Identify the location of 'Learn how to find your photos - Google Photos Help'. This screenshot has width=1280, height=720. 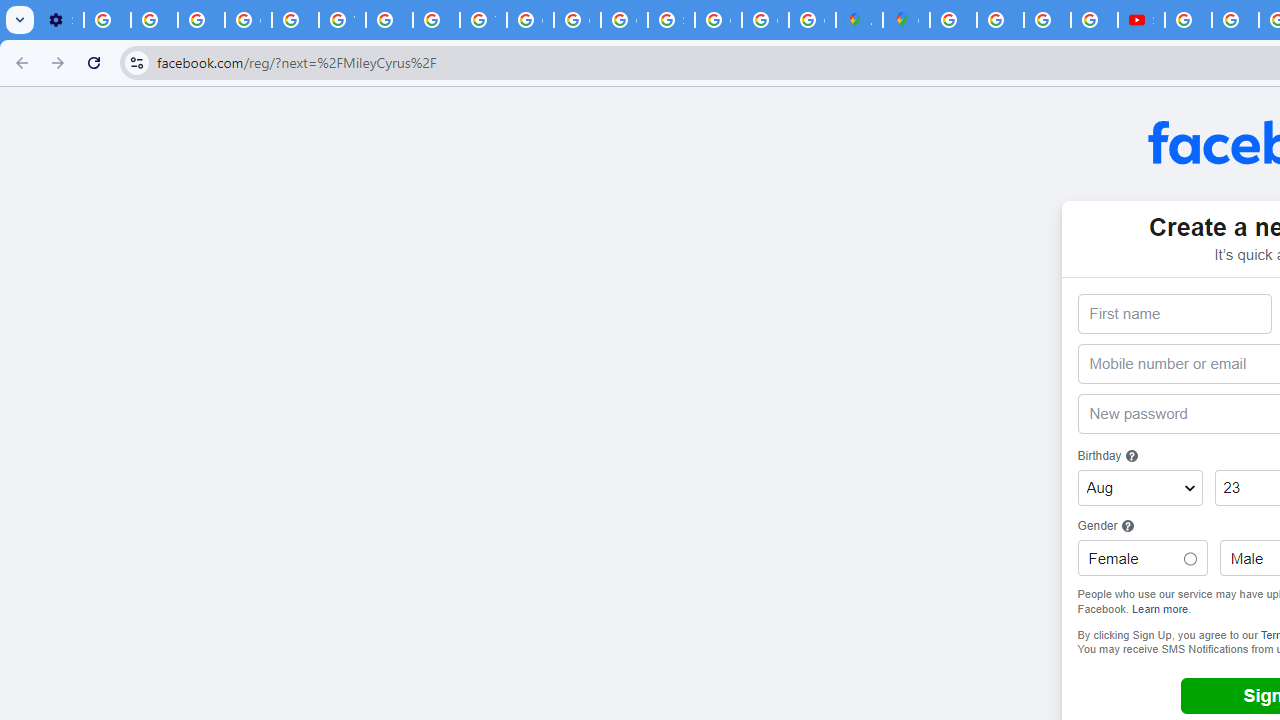
(153, 20).